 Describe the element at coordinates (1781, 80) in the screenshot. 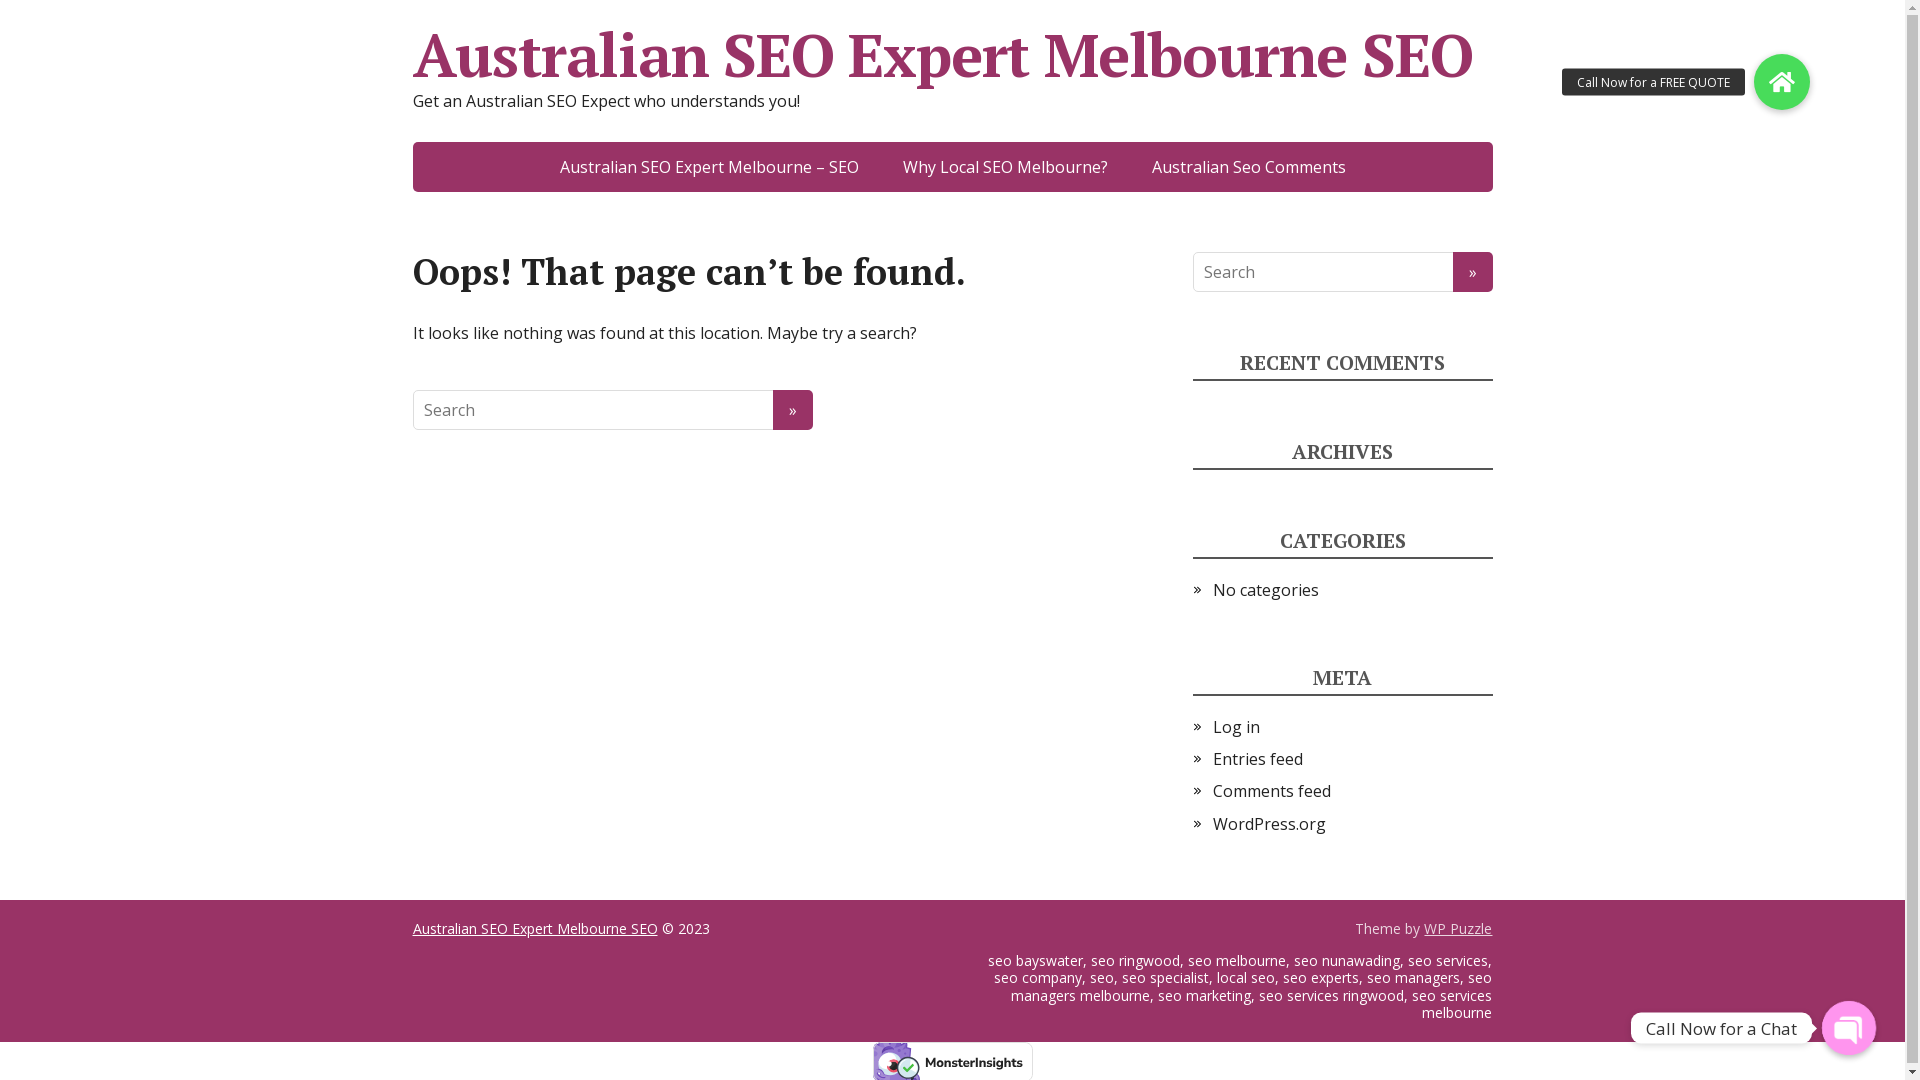

I see `'Call Now for a FREE QUOTE'` at that location.